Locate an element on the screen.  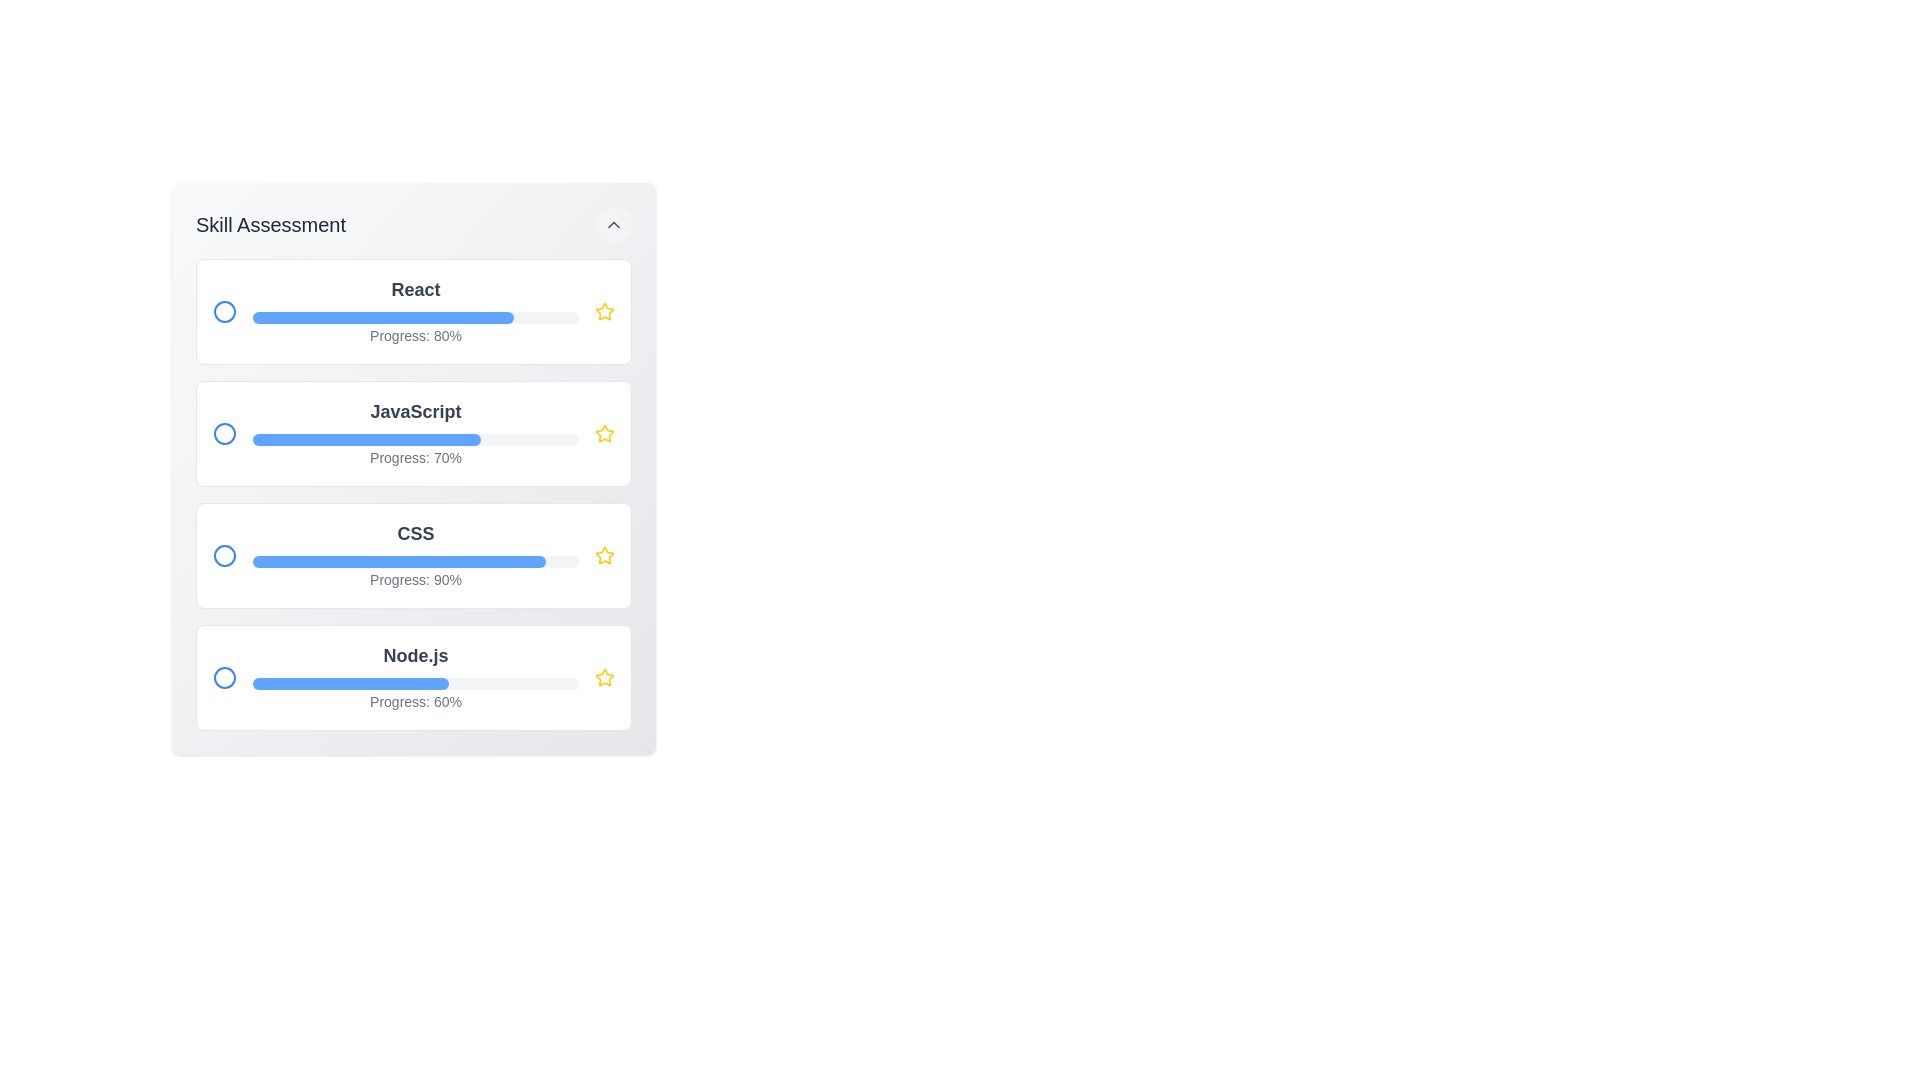
the skill item corresponding to CSS is located at coordinates (412, 555).